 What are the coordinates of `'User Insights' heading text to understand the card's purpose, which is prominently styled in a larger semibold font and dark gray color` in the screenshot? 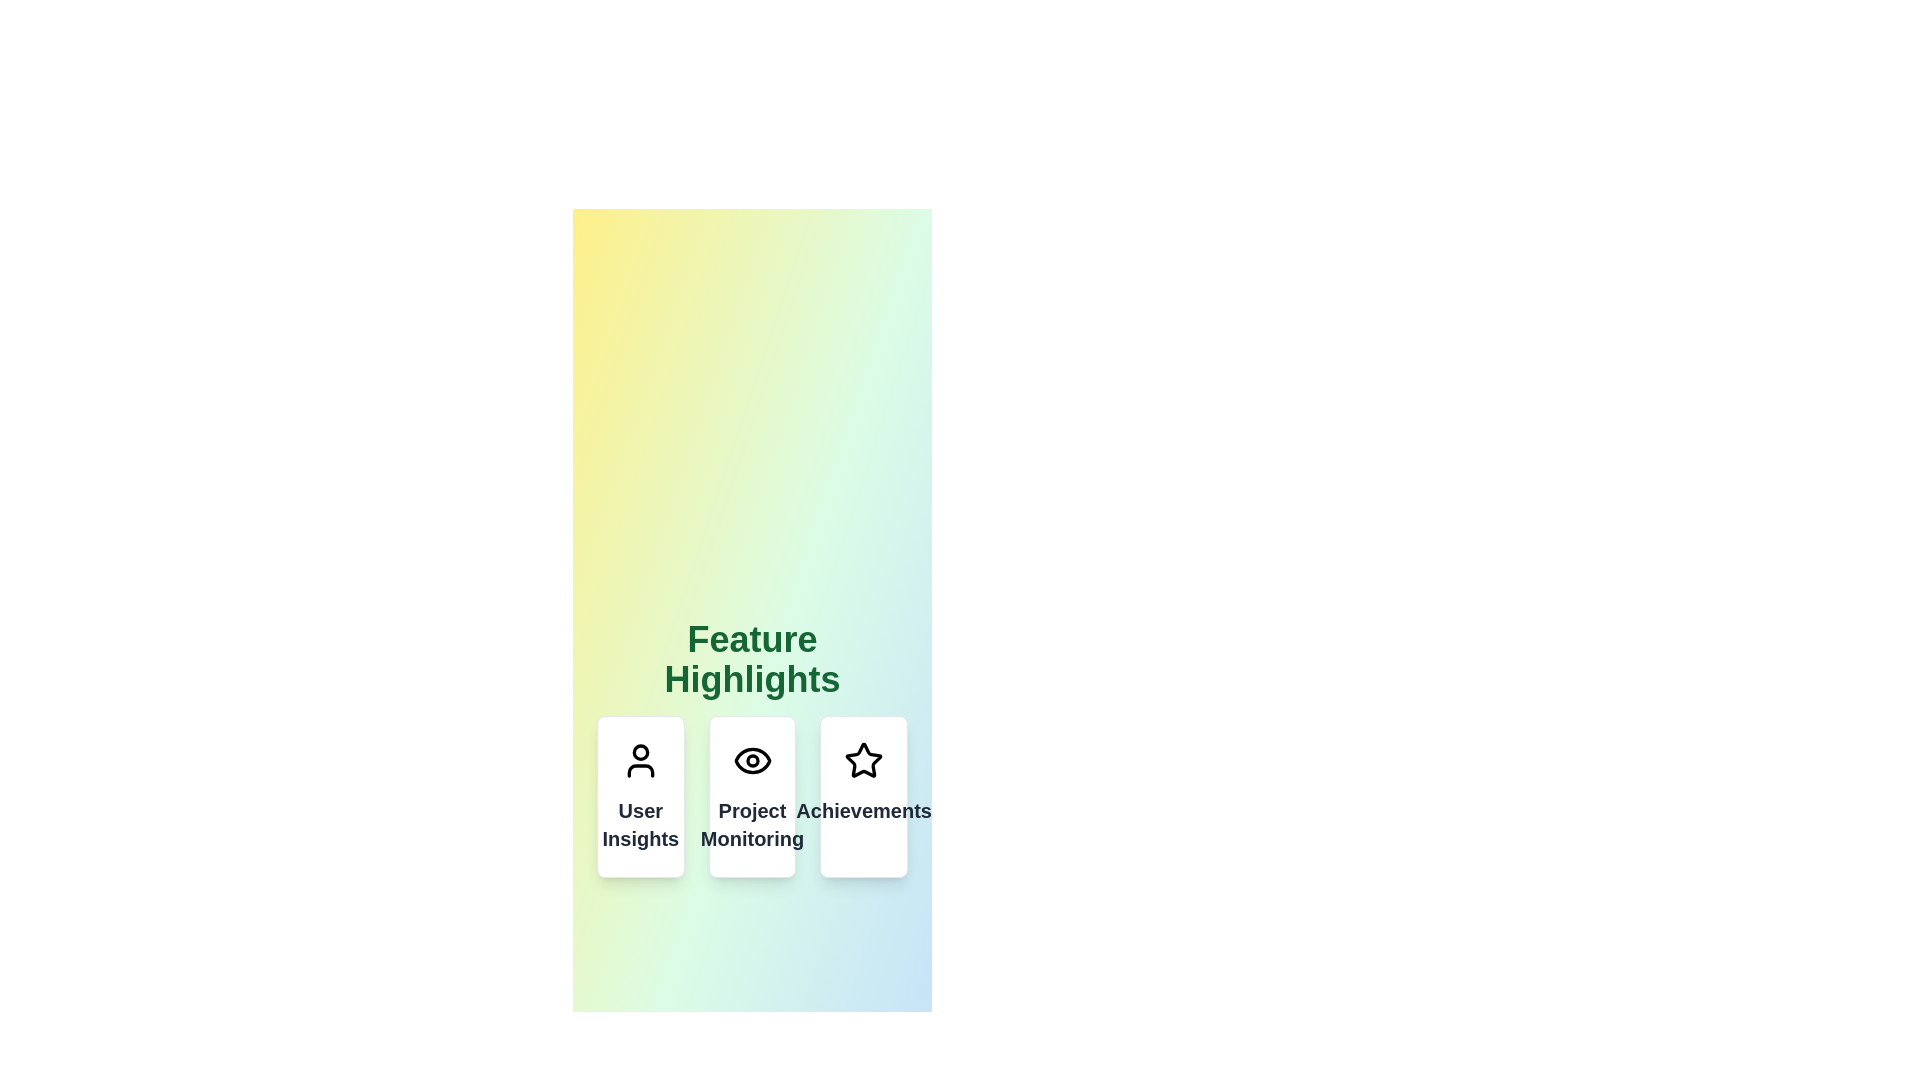 It's located at (640, 825).